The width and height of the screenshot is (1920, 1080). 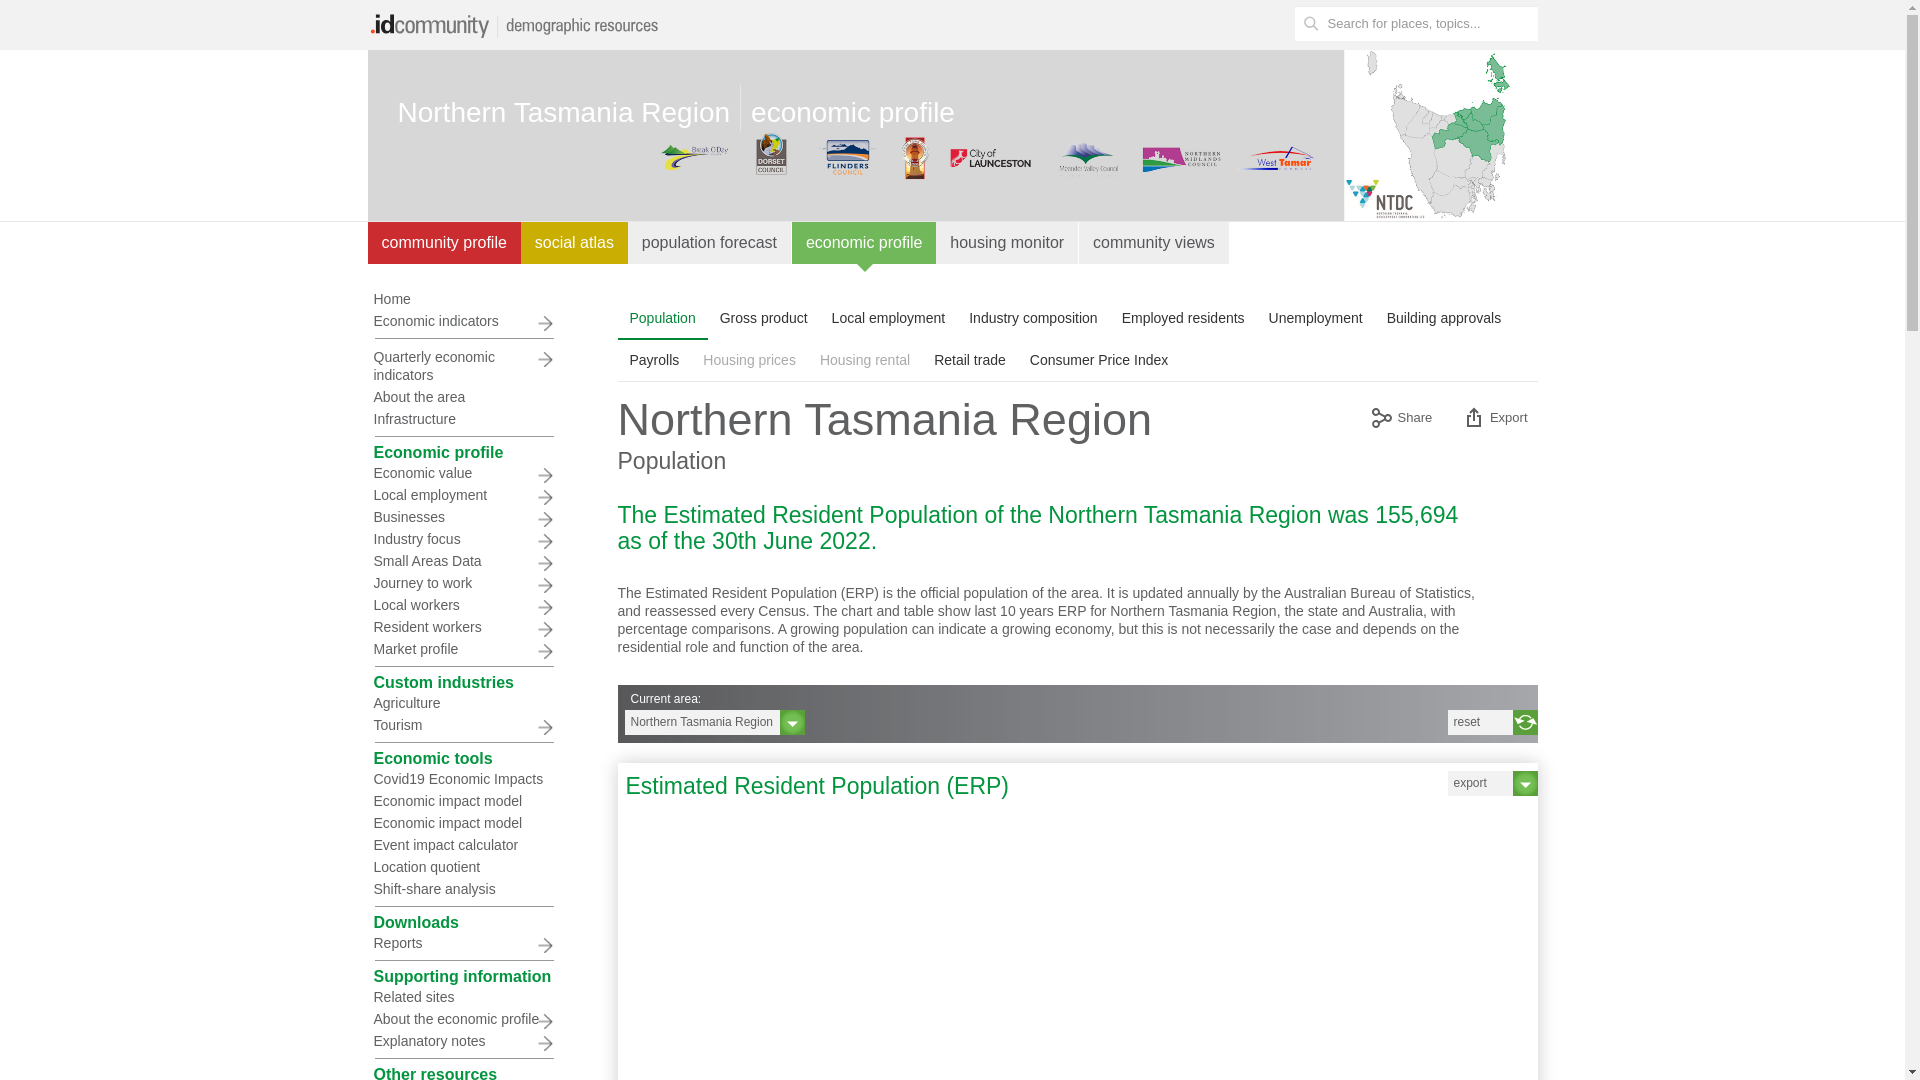 What do you see at coordinates (1007, 242) in the screenshot?
I see `'housing monitor'` at bounding box center [1007, 242].